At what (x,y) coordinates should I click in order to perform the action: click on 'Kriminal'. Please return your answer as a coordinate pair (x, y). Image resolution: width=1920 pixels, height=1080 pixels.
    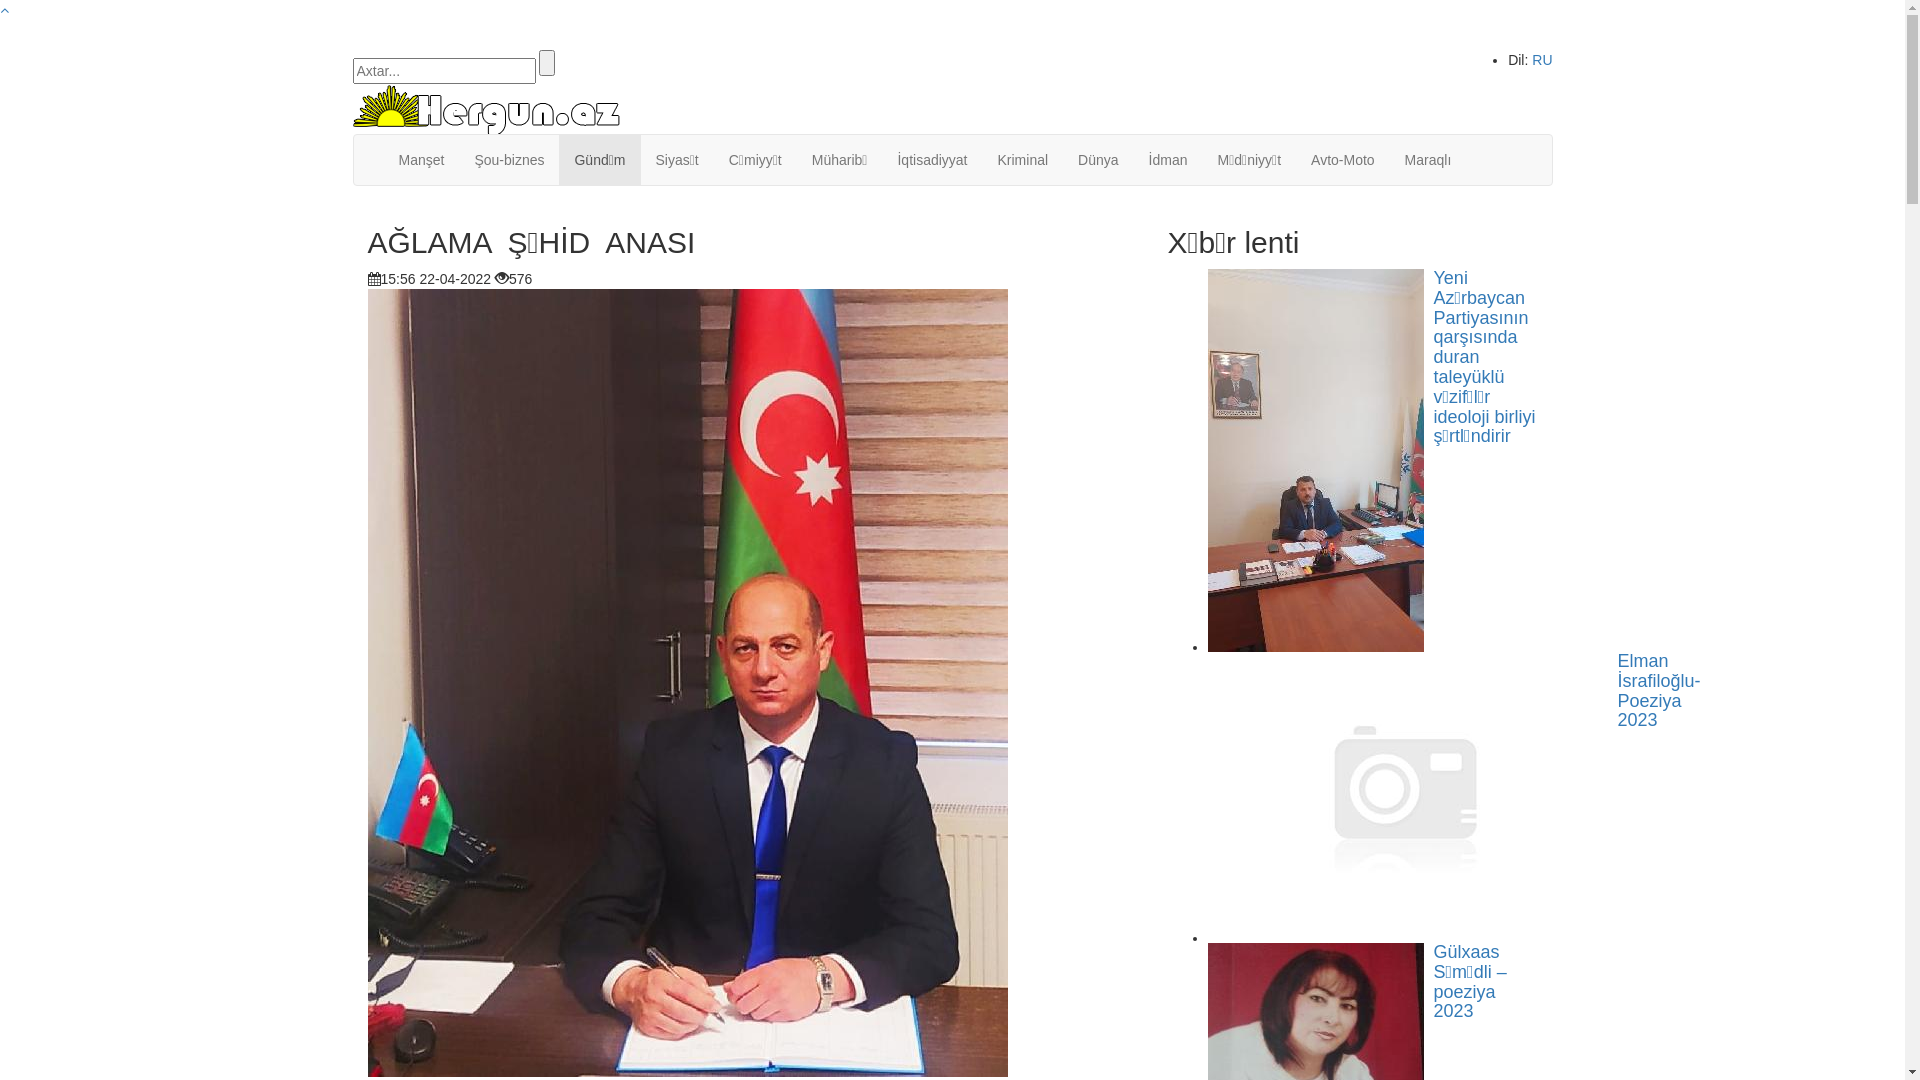
    Looking at the image, I should click on (1022, 158).